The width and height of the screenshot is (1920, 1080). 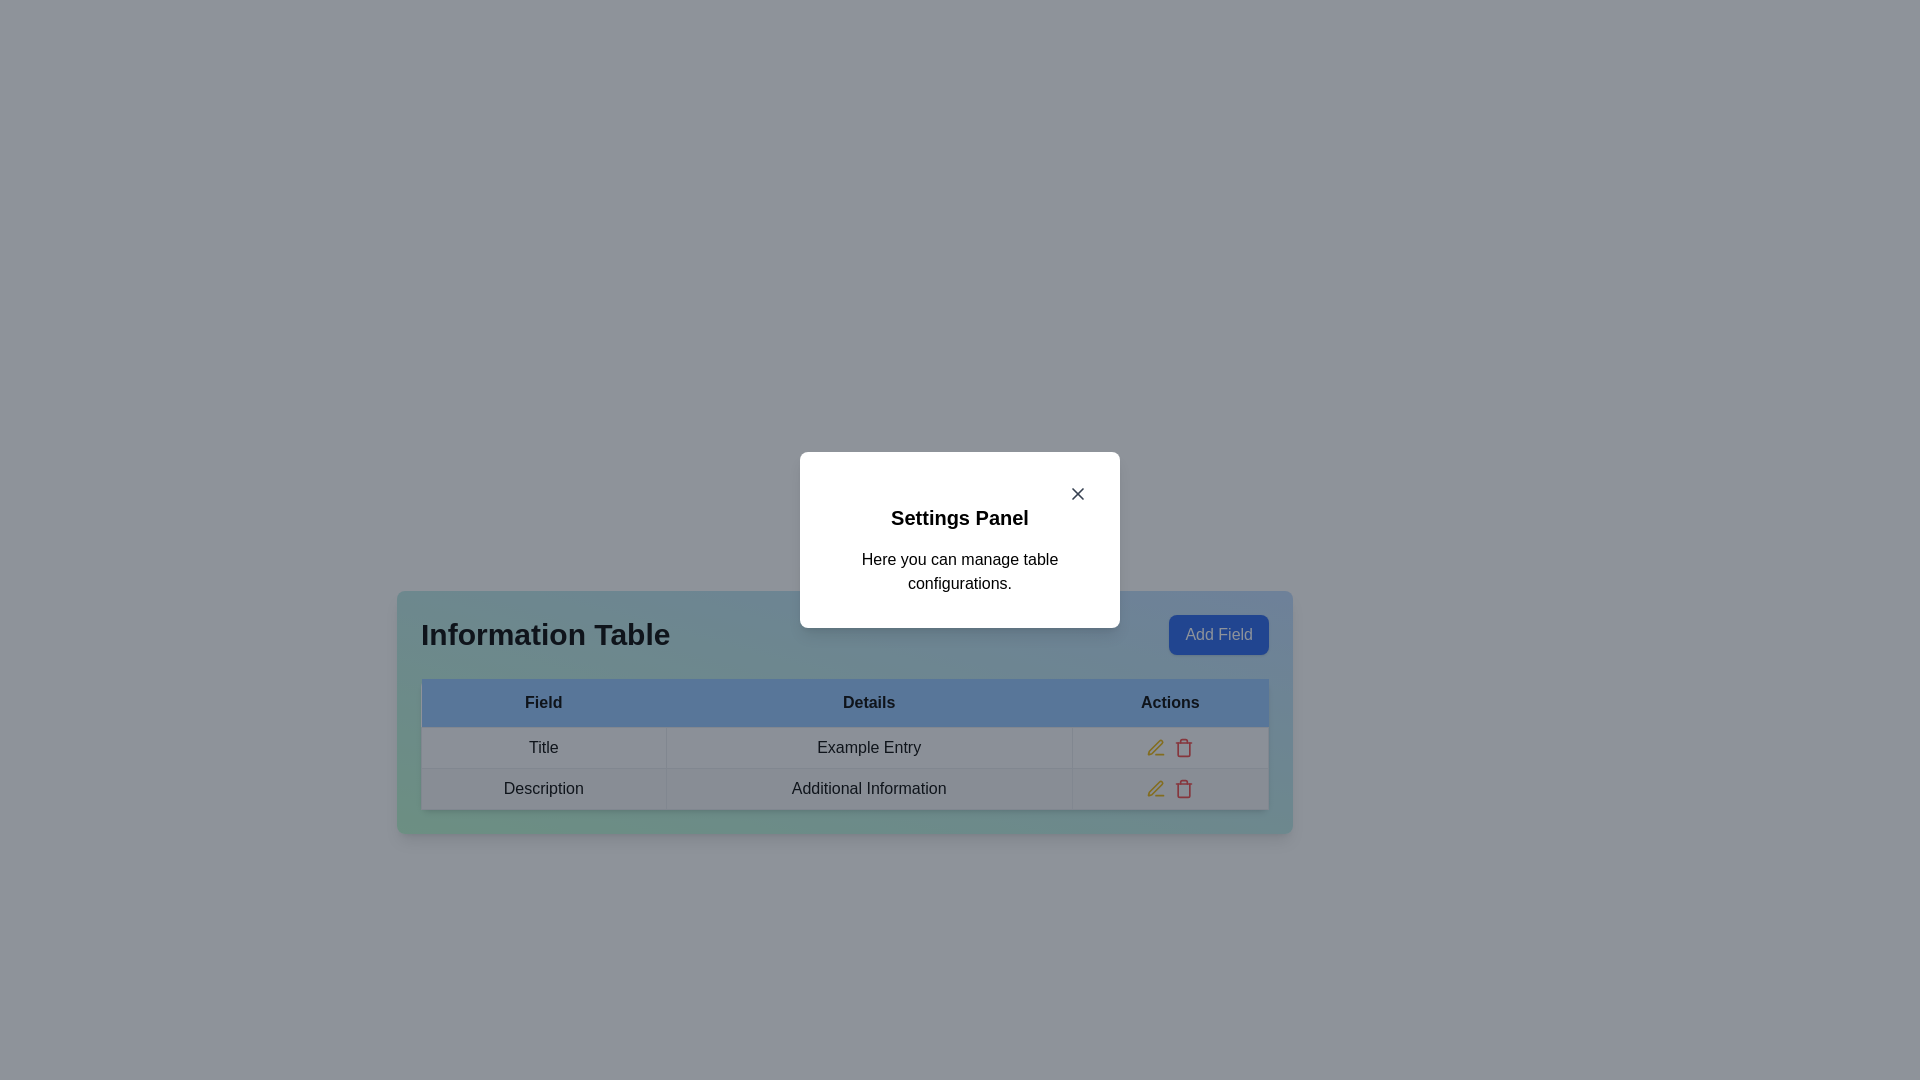 What do you see at coordinates (1170, 748) in the screenshot?
I see `the delete icon in the horizontal group of interactive icons located in the 'Actions' column of the first row in the 'Information Table' section` at bounding box center [1170, 748].